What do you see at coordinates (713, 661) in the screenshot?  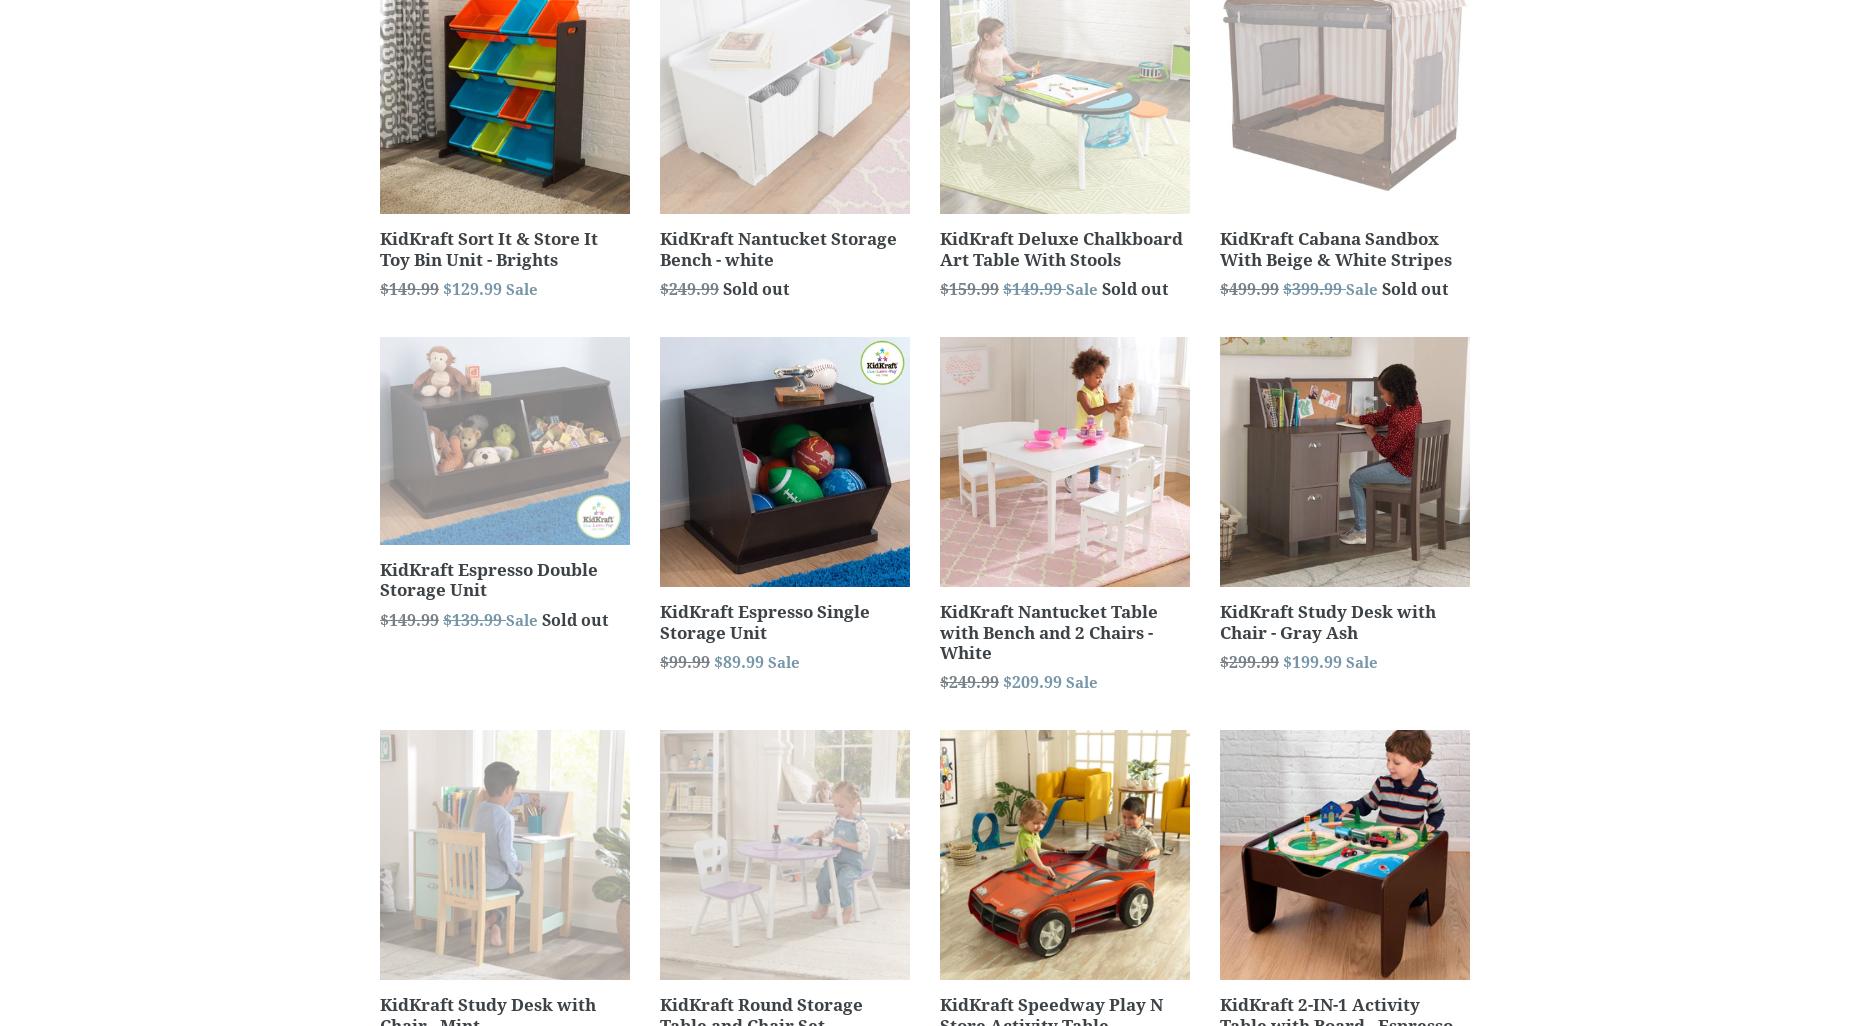 I see `'$89.99'` at bounding box center [713, 661].